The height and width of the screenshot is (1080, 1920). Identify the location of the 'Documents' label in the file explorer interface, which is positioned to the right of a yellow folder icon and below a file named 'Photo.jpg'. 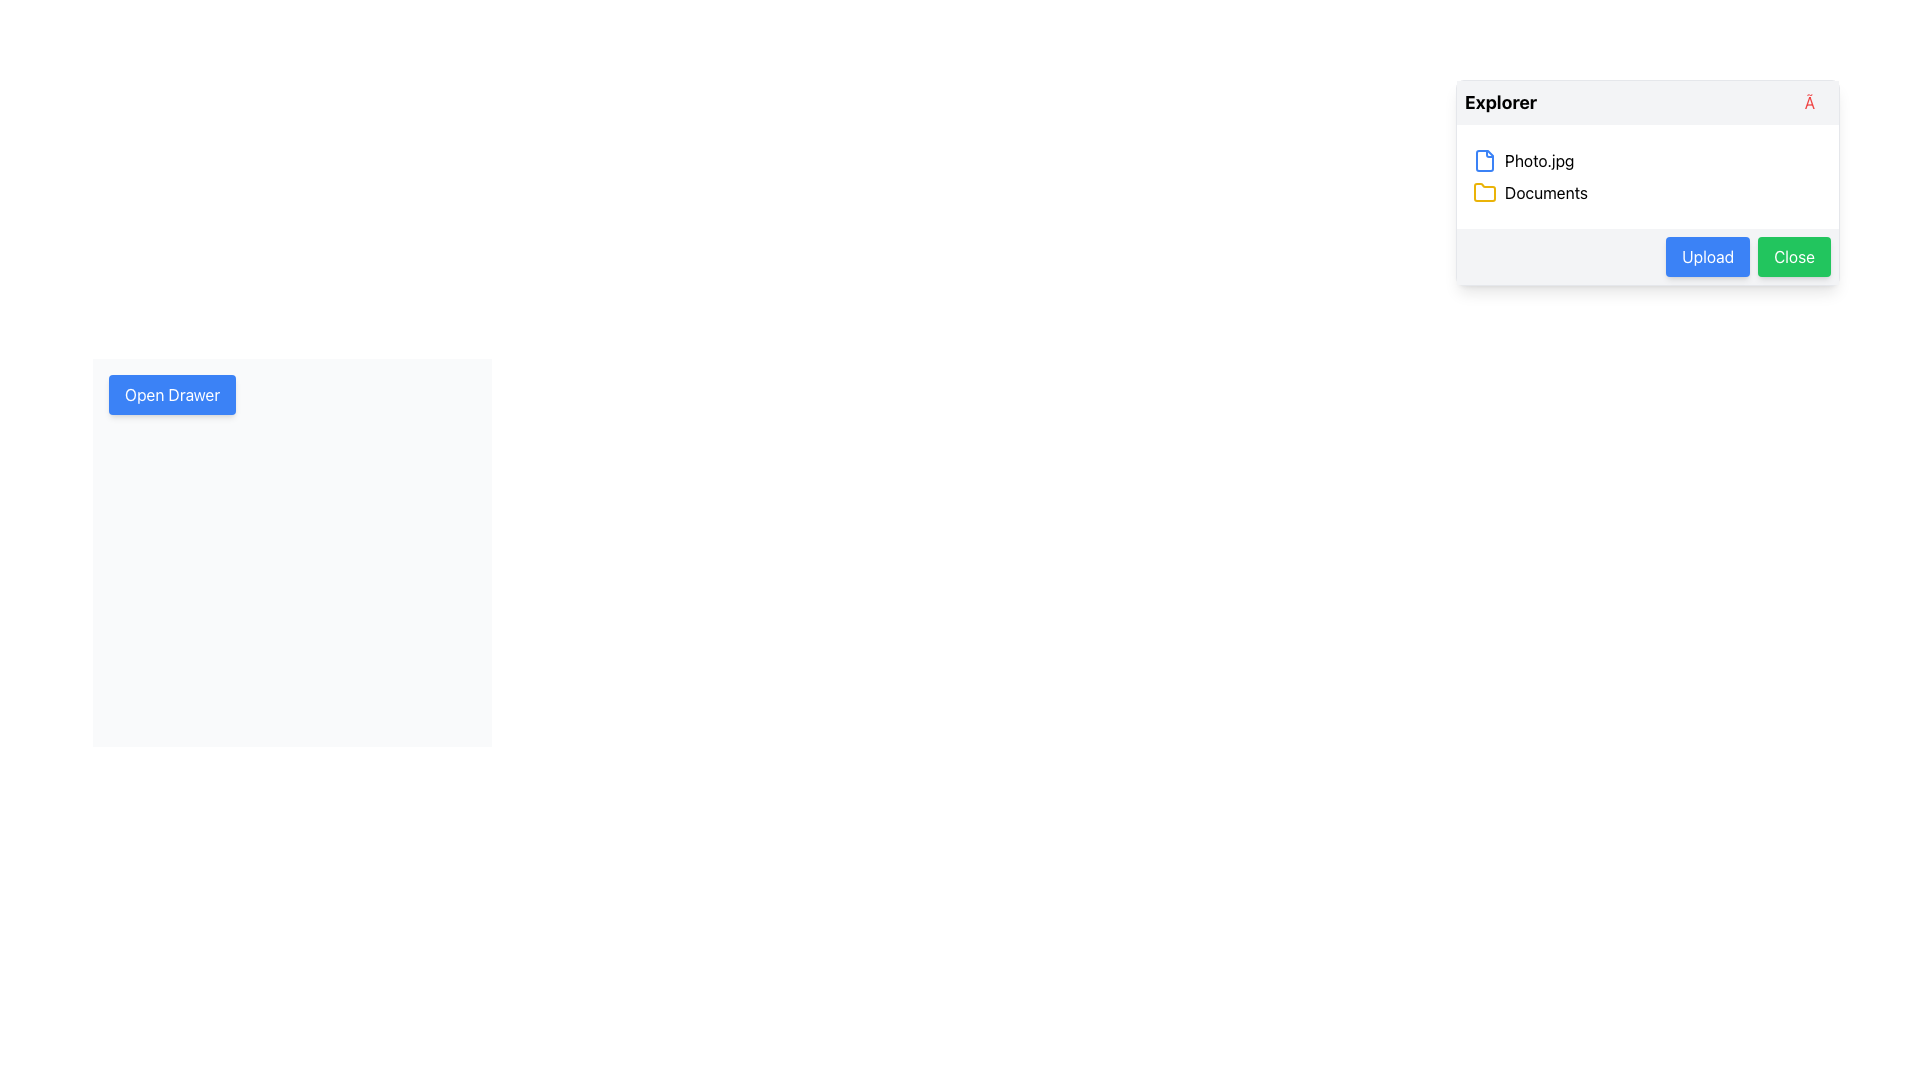
(1545, 192).